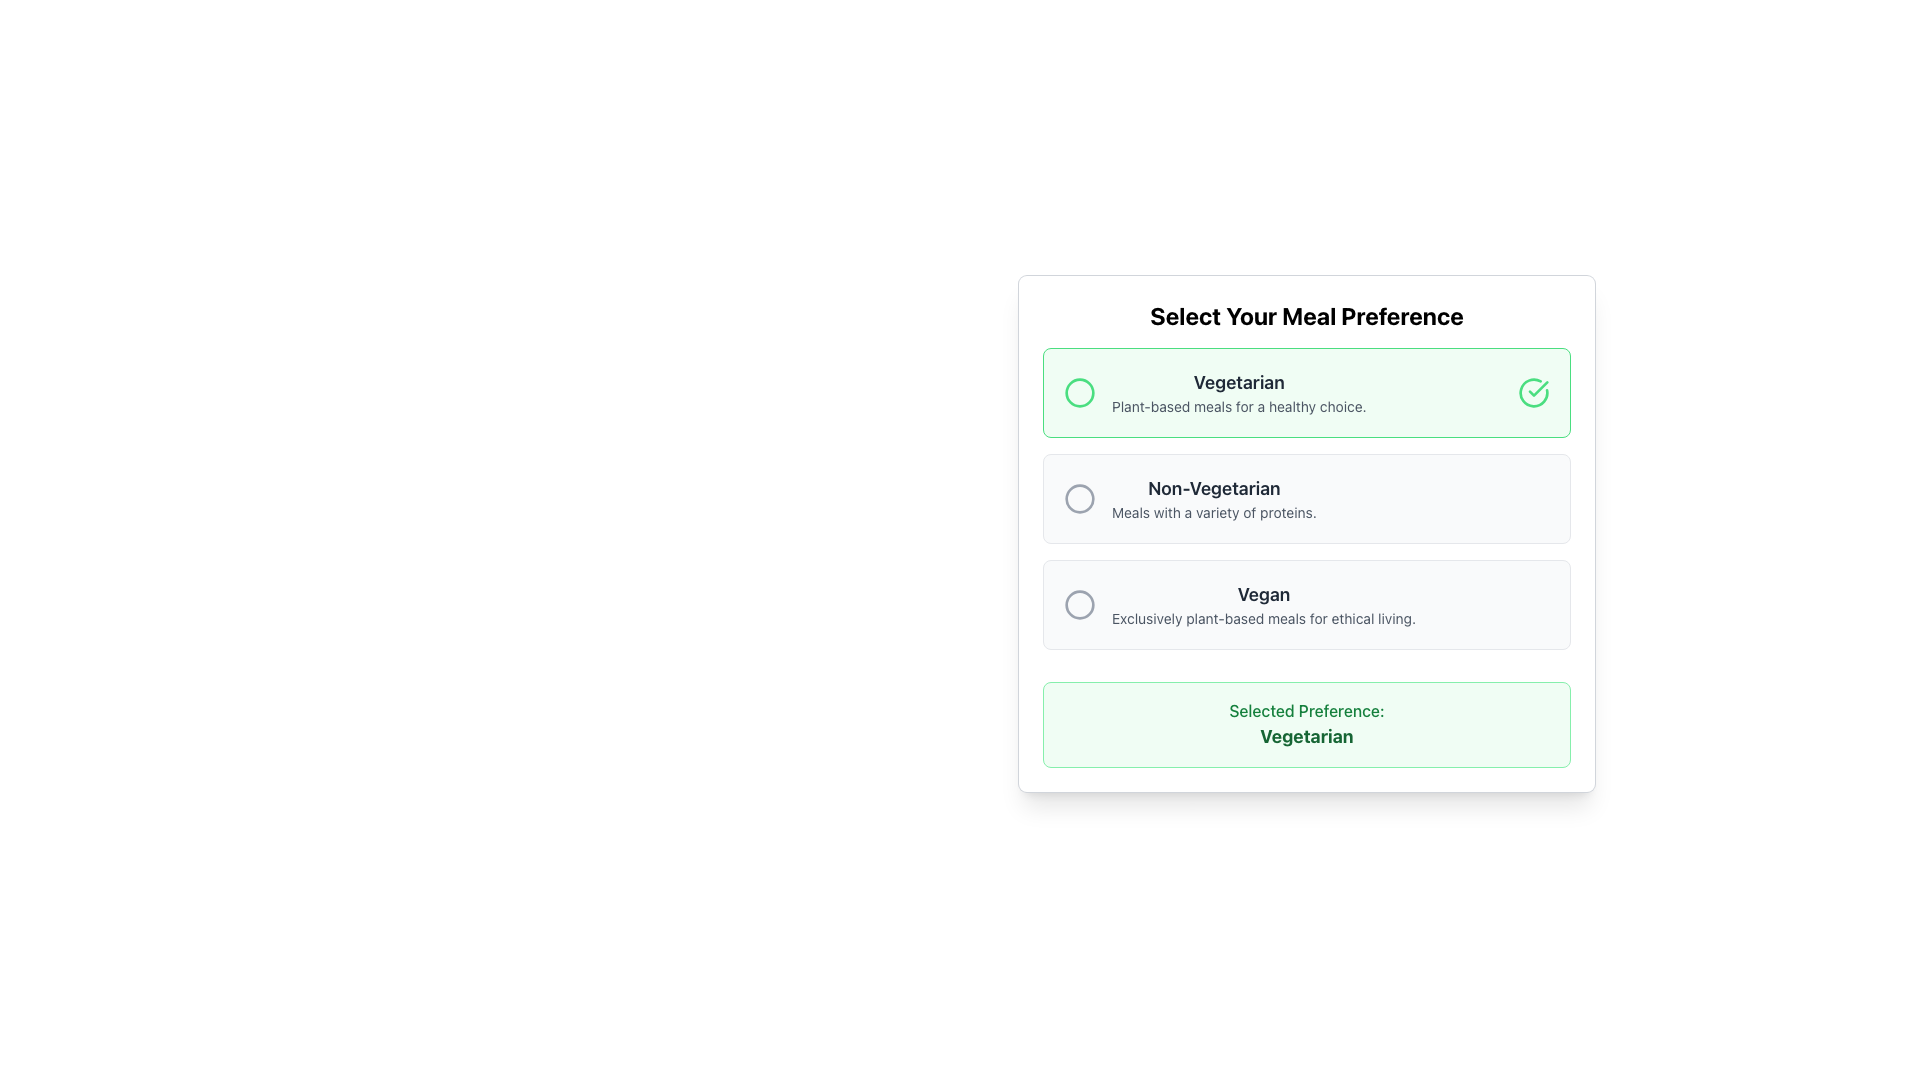 This screenshot has width=1920, height=1080. Describe the element at coordinates (1306, 497) in the screenshot. I see `the 'Non-Vegetarian' selectable list item` at that location.